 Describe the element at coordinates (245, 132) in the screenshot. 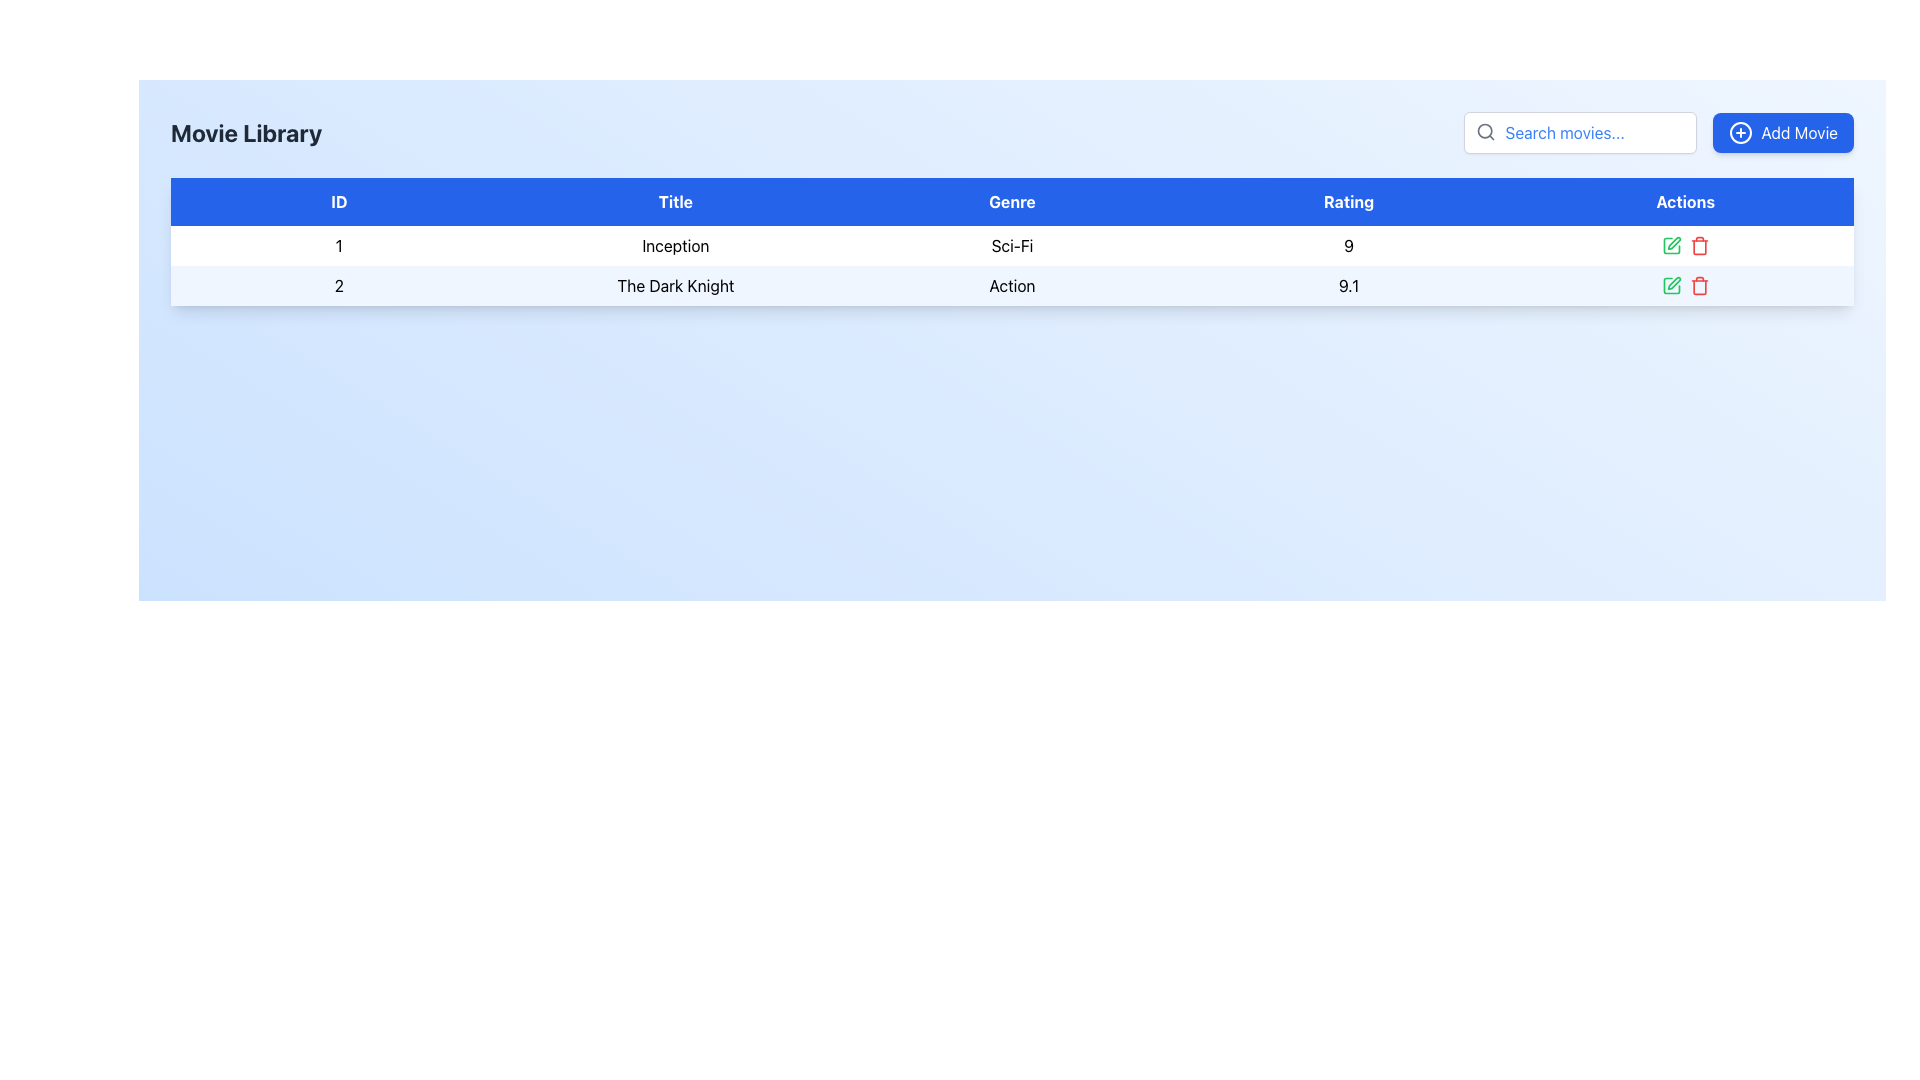

I see `text from the 'Movie Library' text label, which is prominently displayed on the left side of the header section with a large, bold font against a light blue background` at that location.